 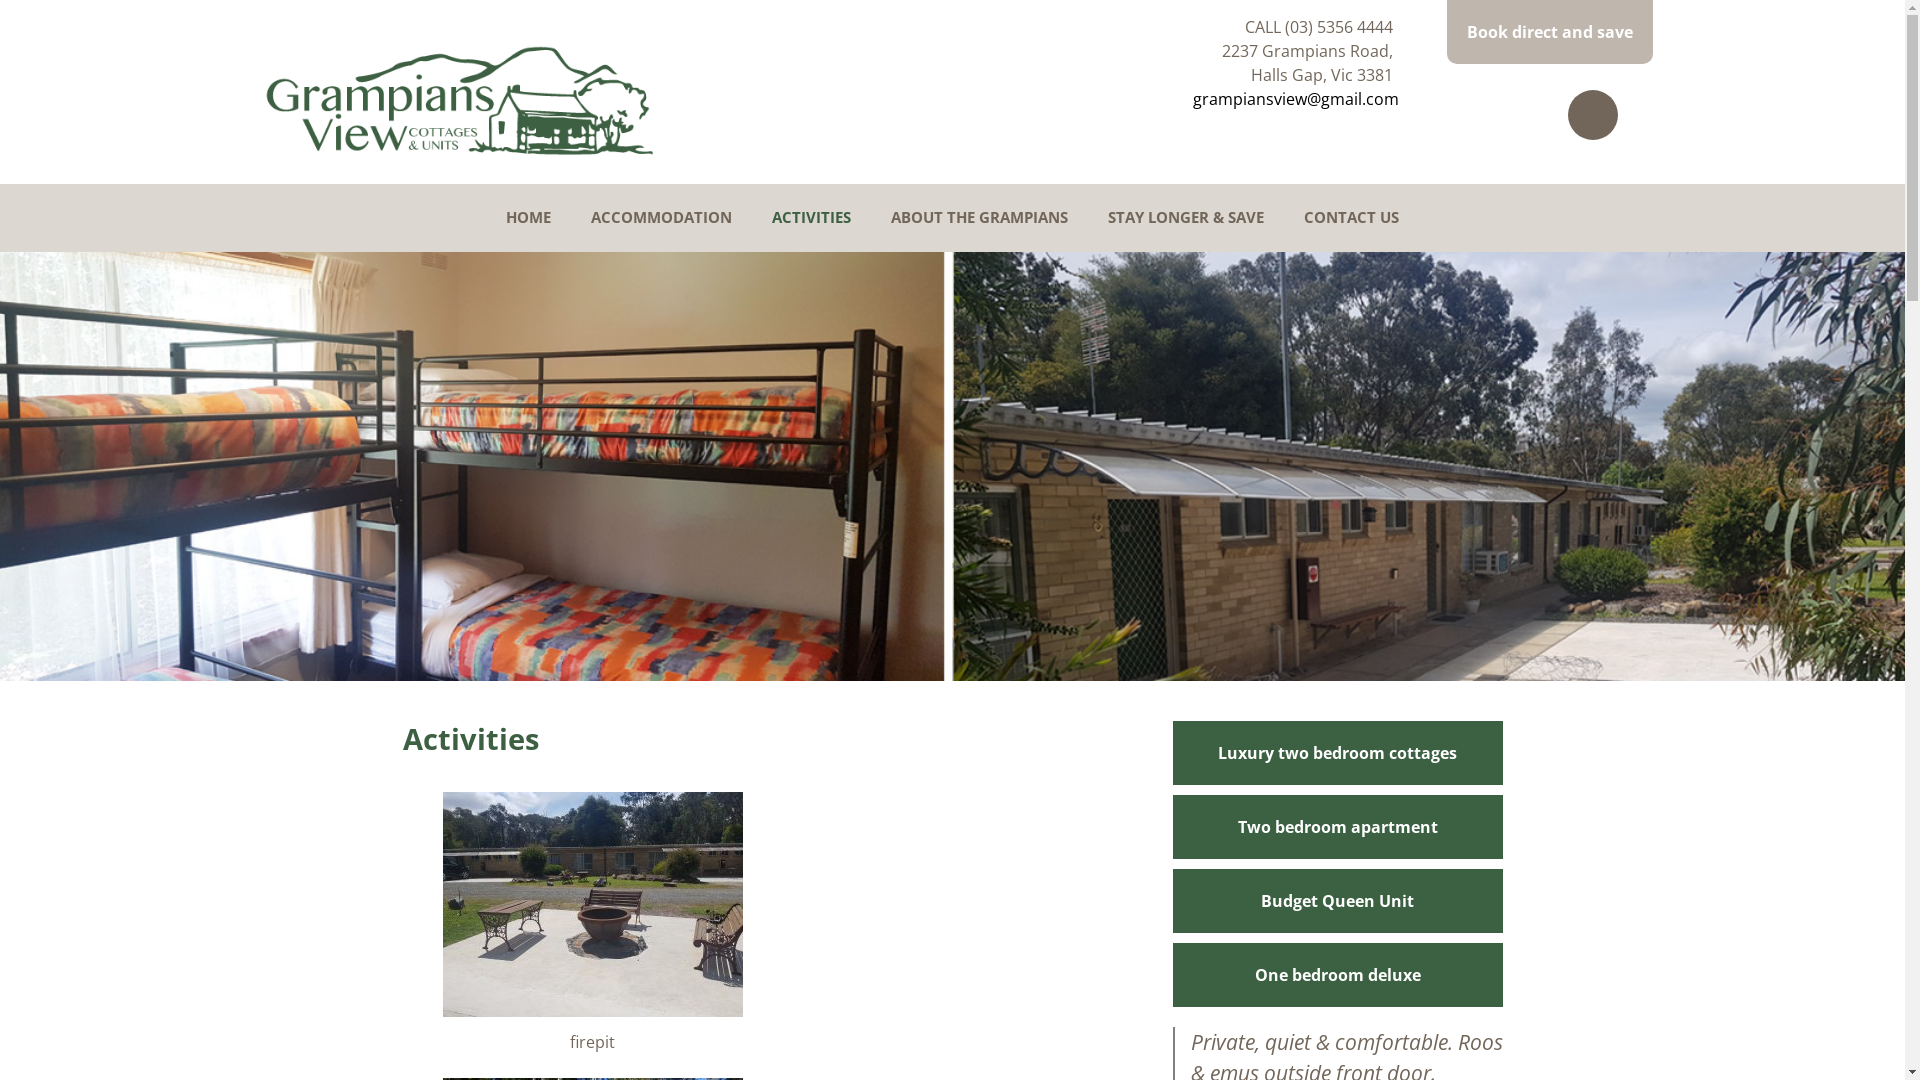 What do you see at coordinates (811, 218) in the screenshot?
I see `'ACTIVITIES'` at bounding box center [811, 218].